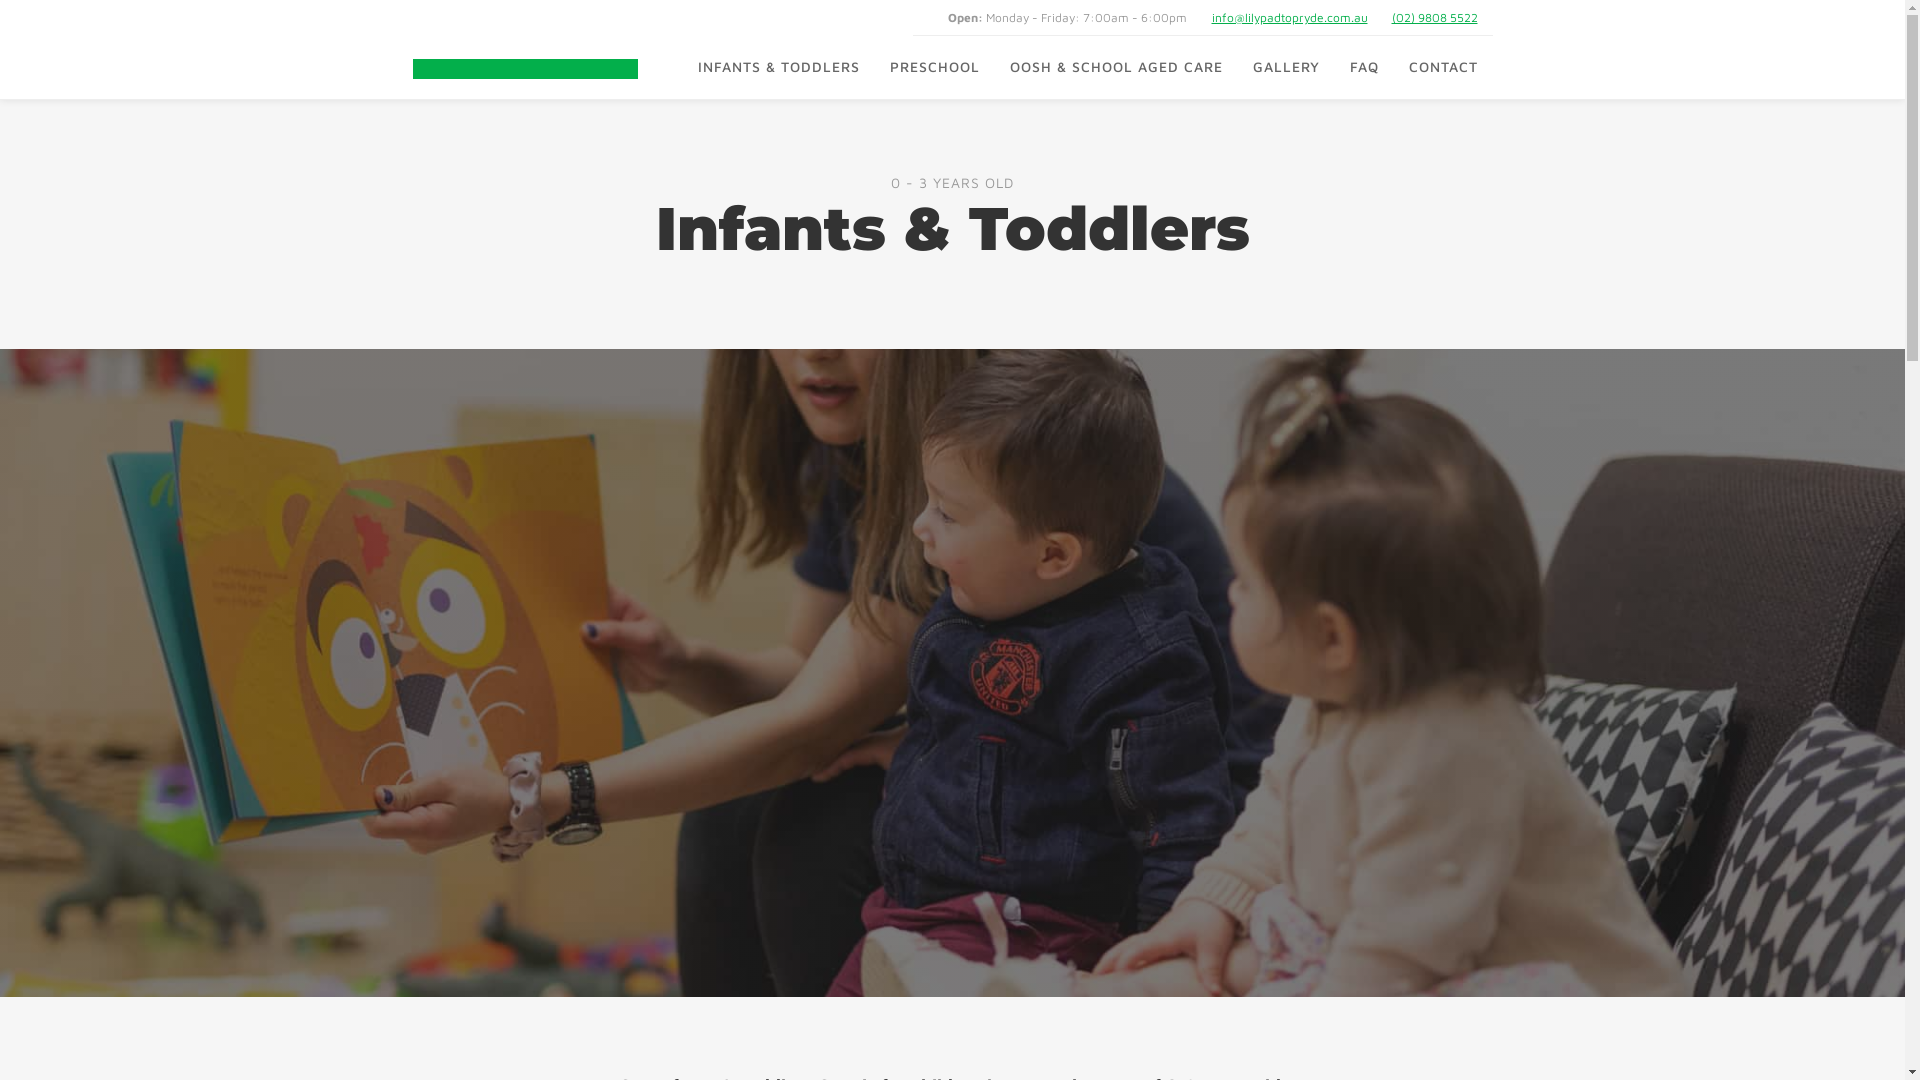  I want to click on '(02) 9808 5522', so click(1391, 17).